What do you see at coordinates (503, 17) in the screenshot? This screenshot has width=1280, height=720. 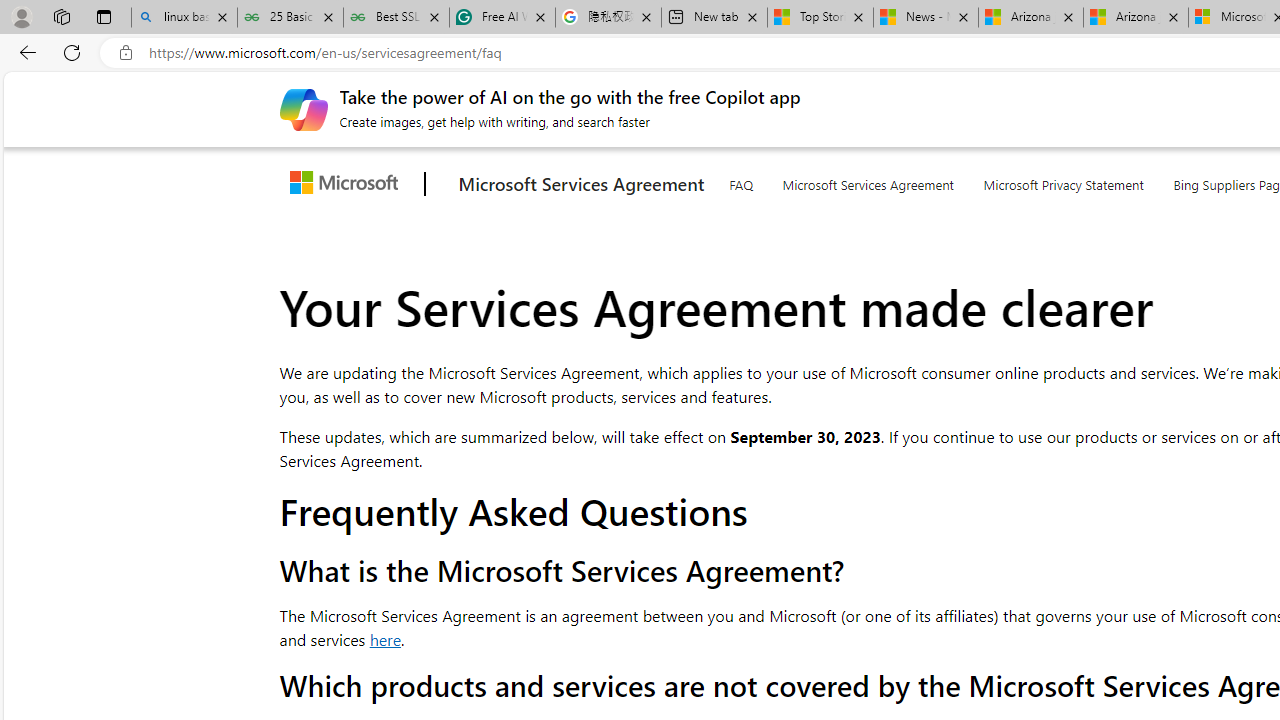 I see `'Free AI Writing Assistance for Students | Grammarly'` at bounding box center [503, 17].